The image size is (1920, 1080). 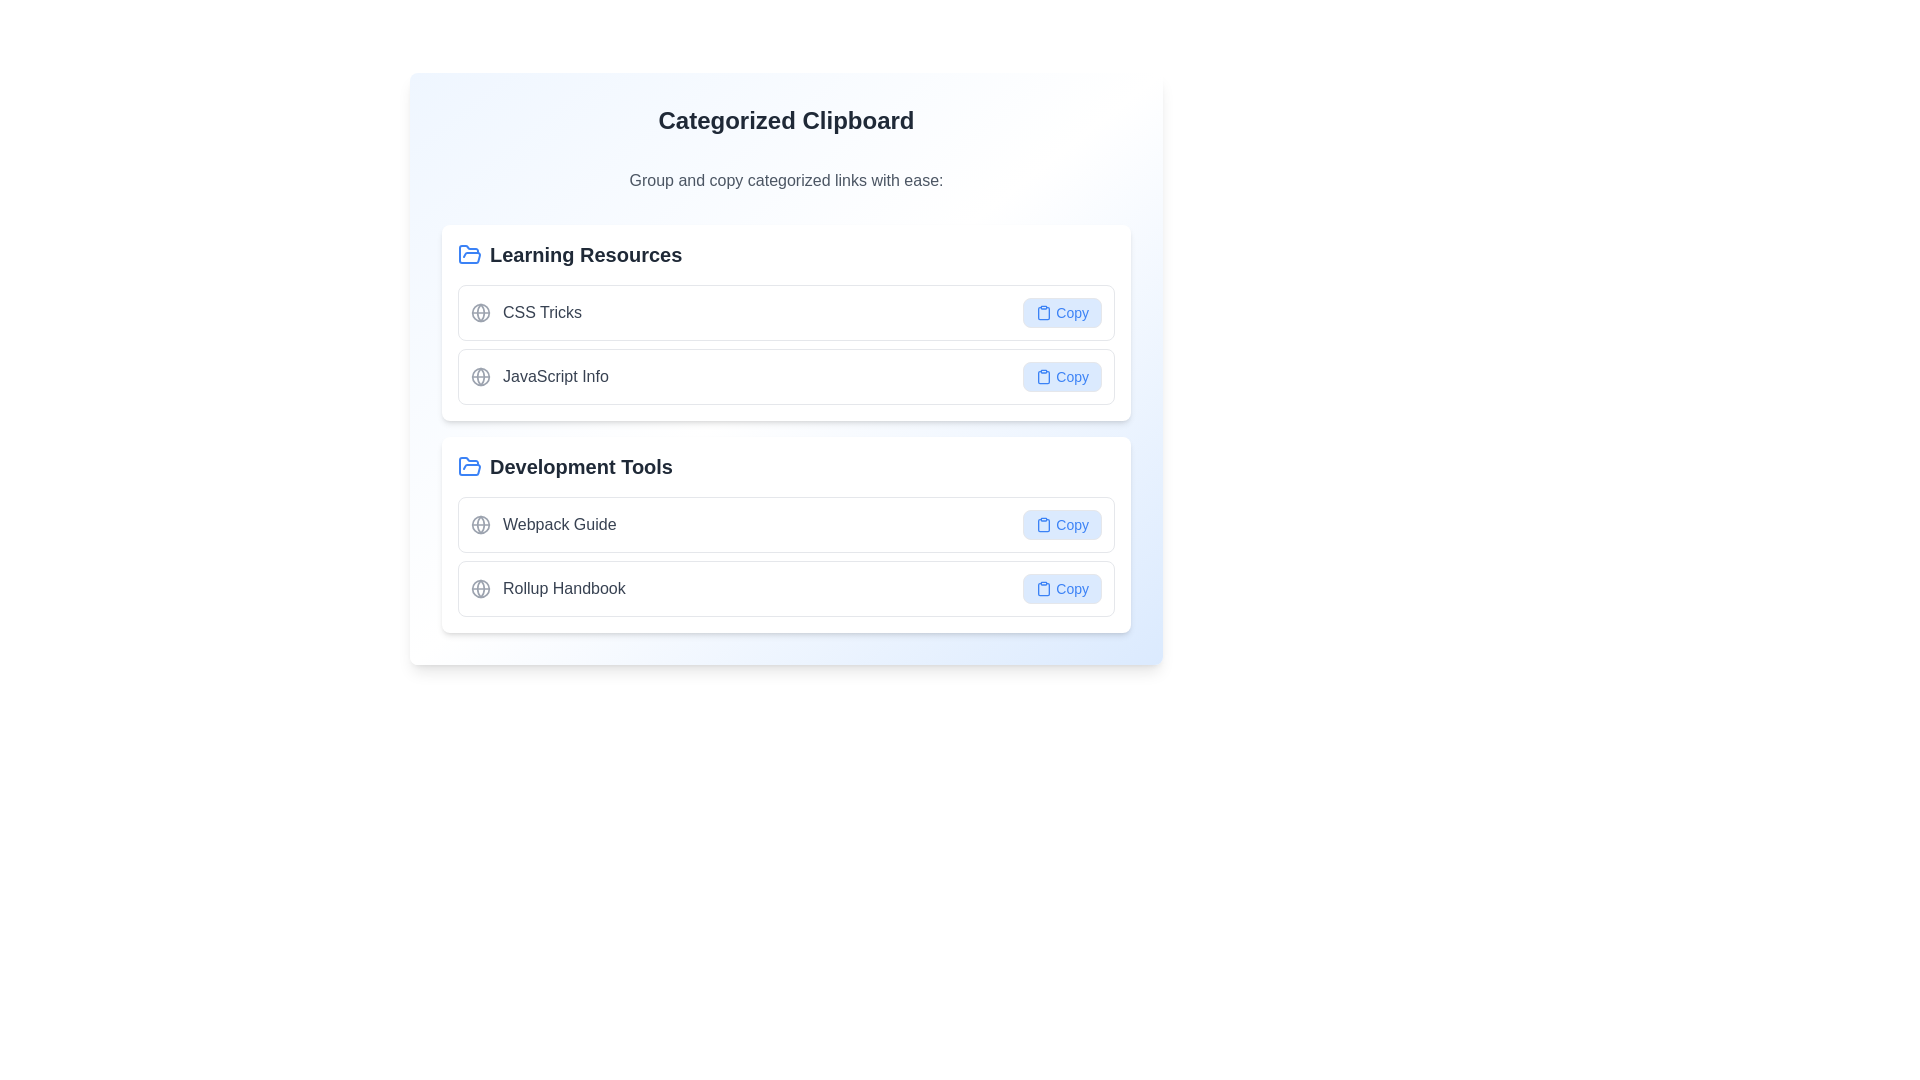 I want to click on the graphical icon part resembling an open folder, located under the 'Categorized Clipboard' section for 'Development Tools', so click(x=469, y=466).